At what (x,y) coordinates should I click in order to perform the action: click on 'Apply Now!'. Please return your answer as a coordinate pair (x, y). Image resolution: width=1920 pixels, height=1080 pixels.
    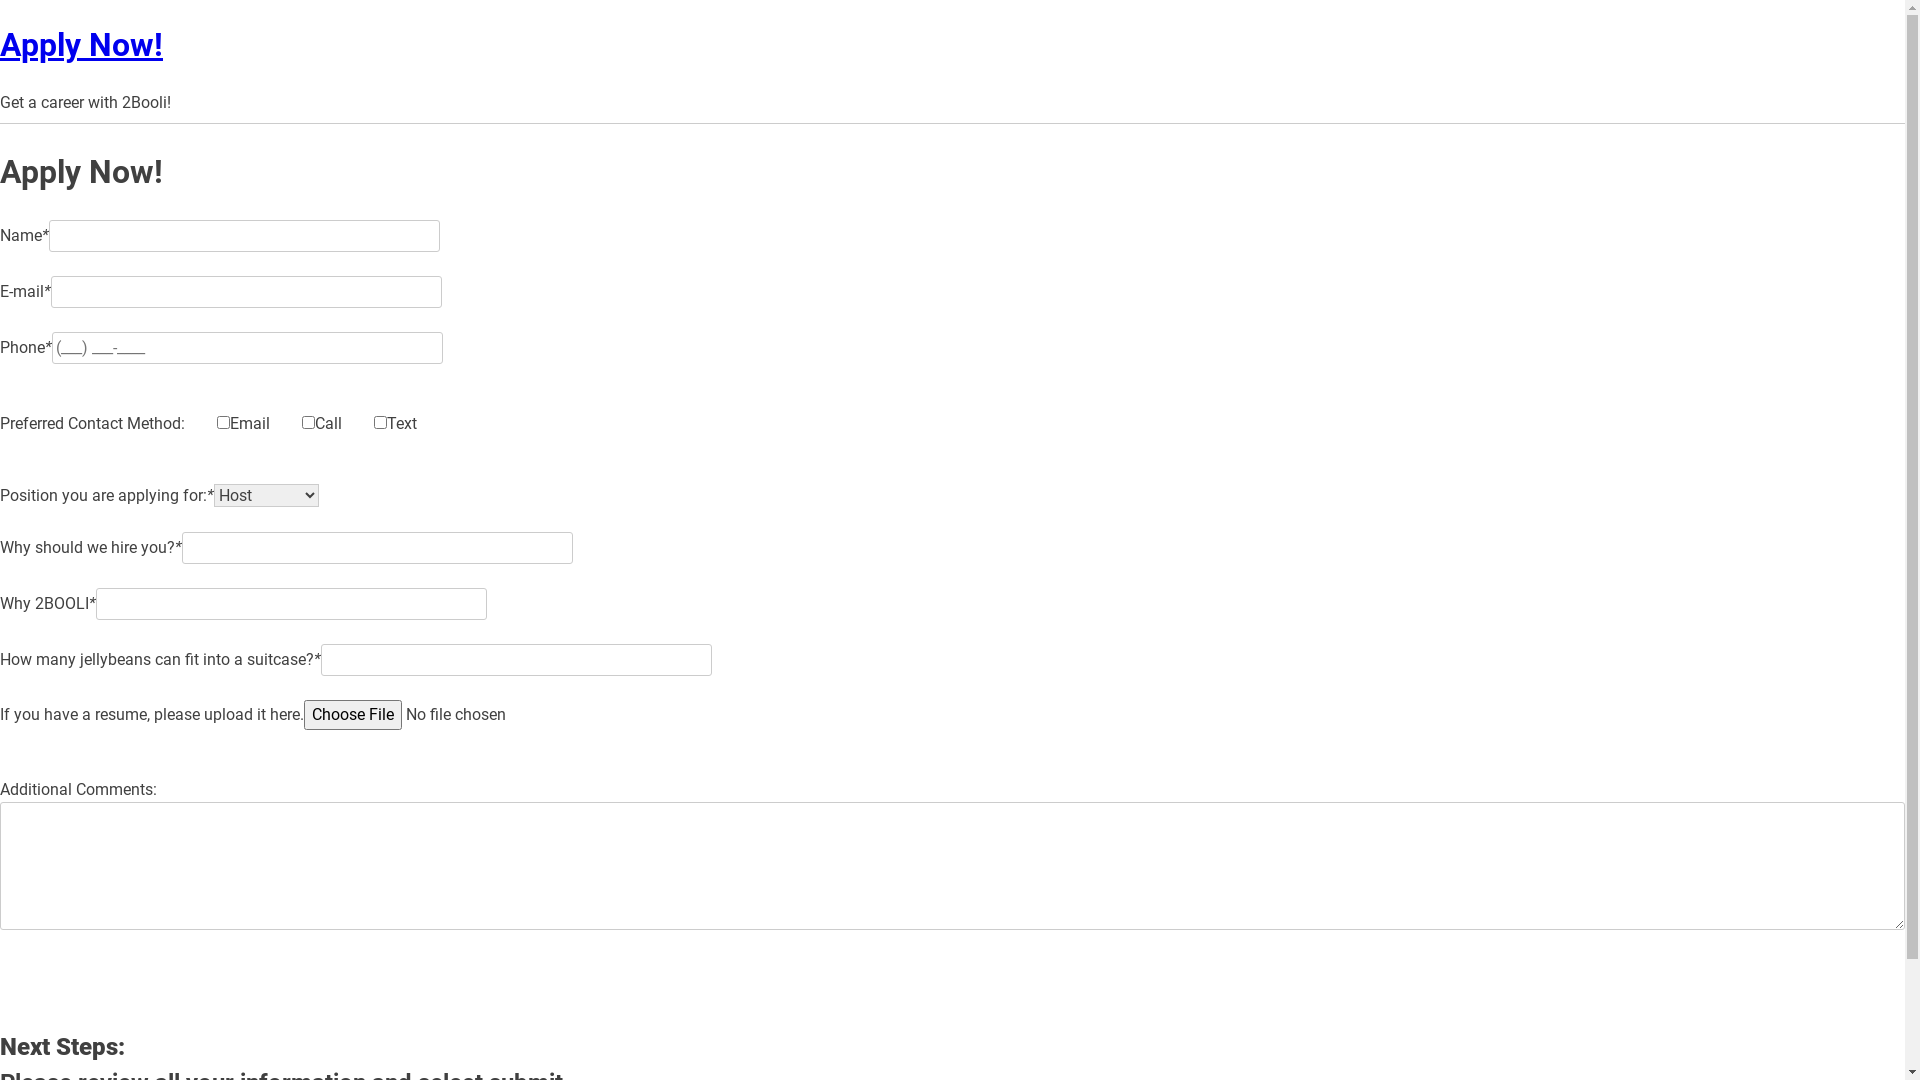
    Looking at the image, I should click on (80, 45).